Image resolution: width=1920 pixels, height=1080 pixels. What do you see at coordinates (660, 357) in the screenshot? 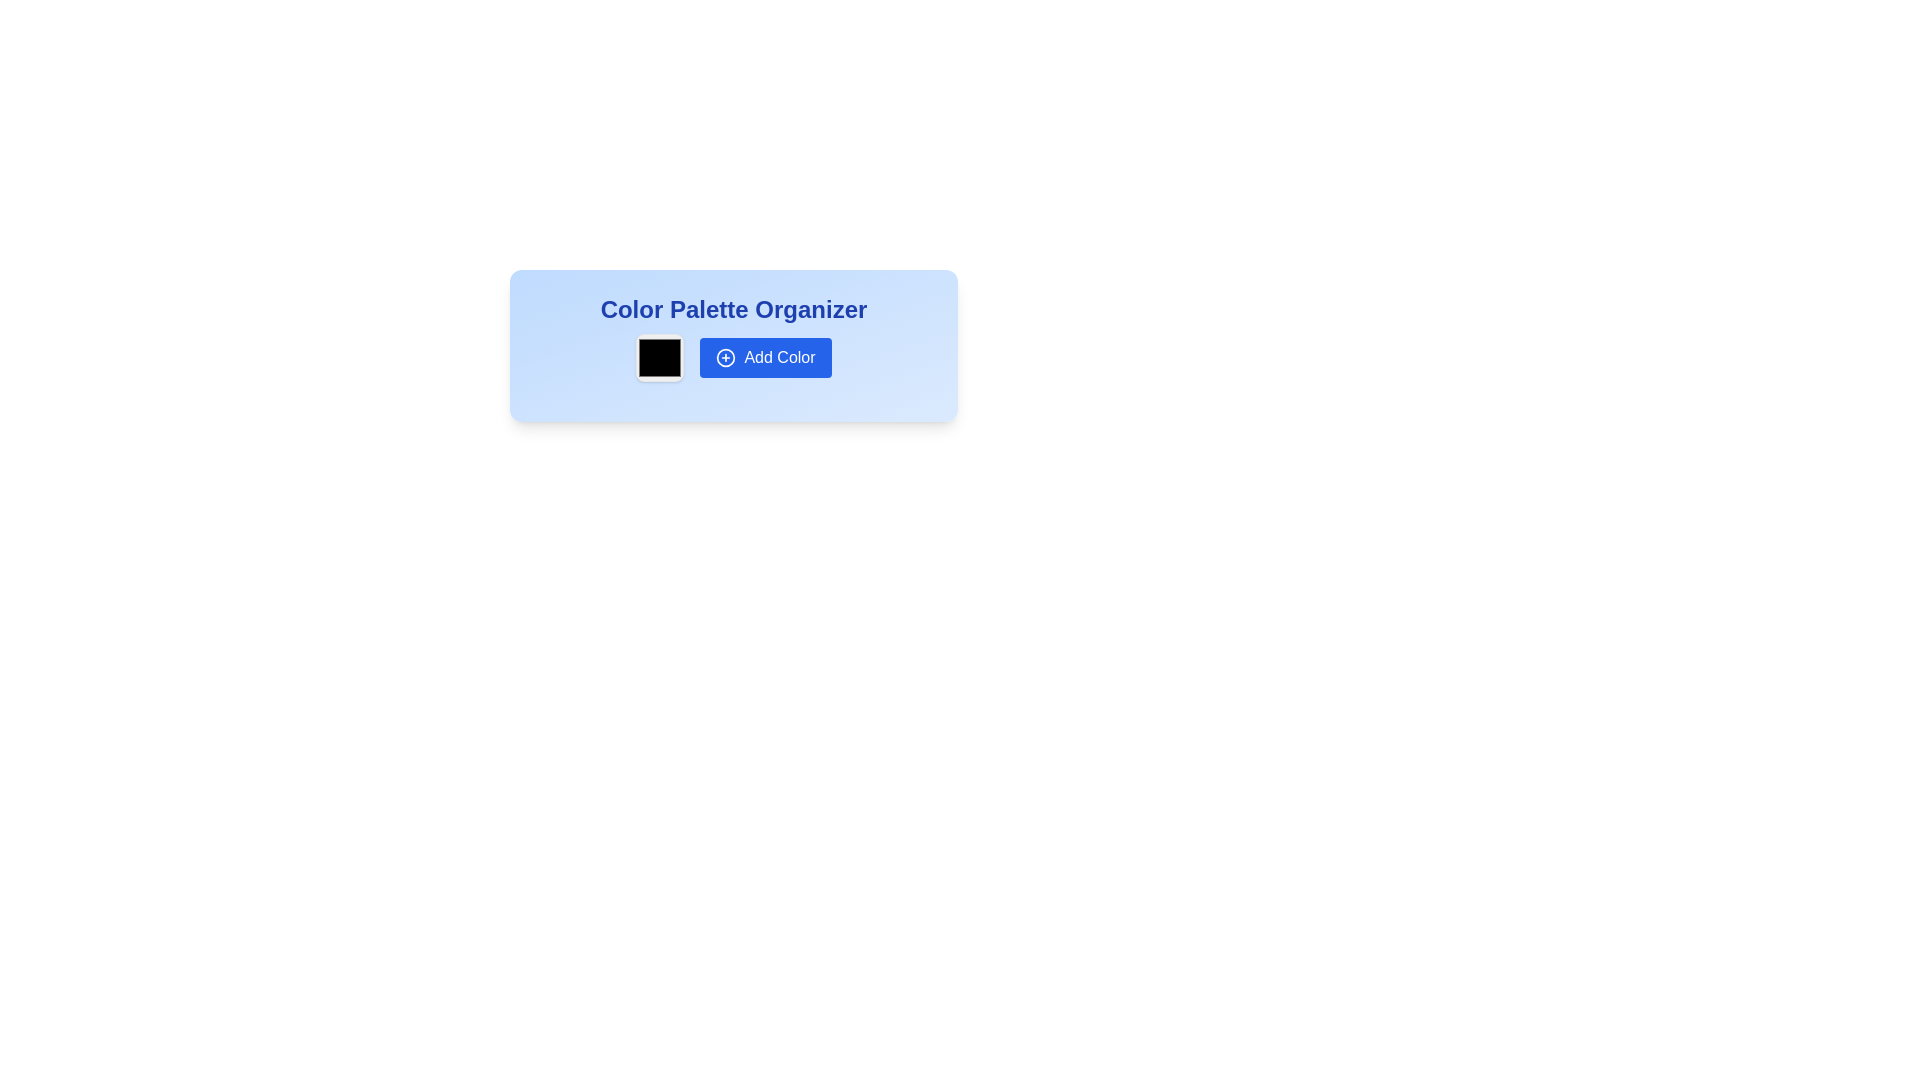
I see `the first color swatch, which is a small square block with a black fill and a light grey outline` at bounding box center [660, 357].